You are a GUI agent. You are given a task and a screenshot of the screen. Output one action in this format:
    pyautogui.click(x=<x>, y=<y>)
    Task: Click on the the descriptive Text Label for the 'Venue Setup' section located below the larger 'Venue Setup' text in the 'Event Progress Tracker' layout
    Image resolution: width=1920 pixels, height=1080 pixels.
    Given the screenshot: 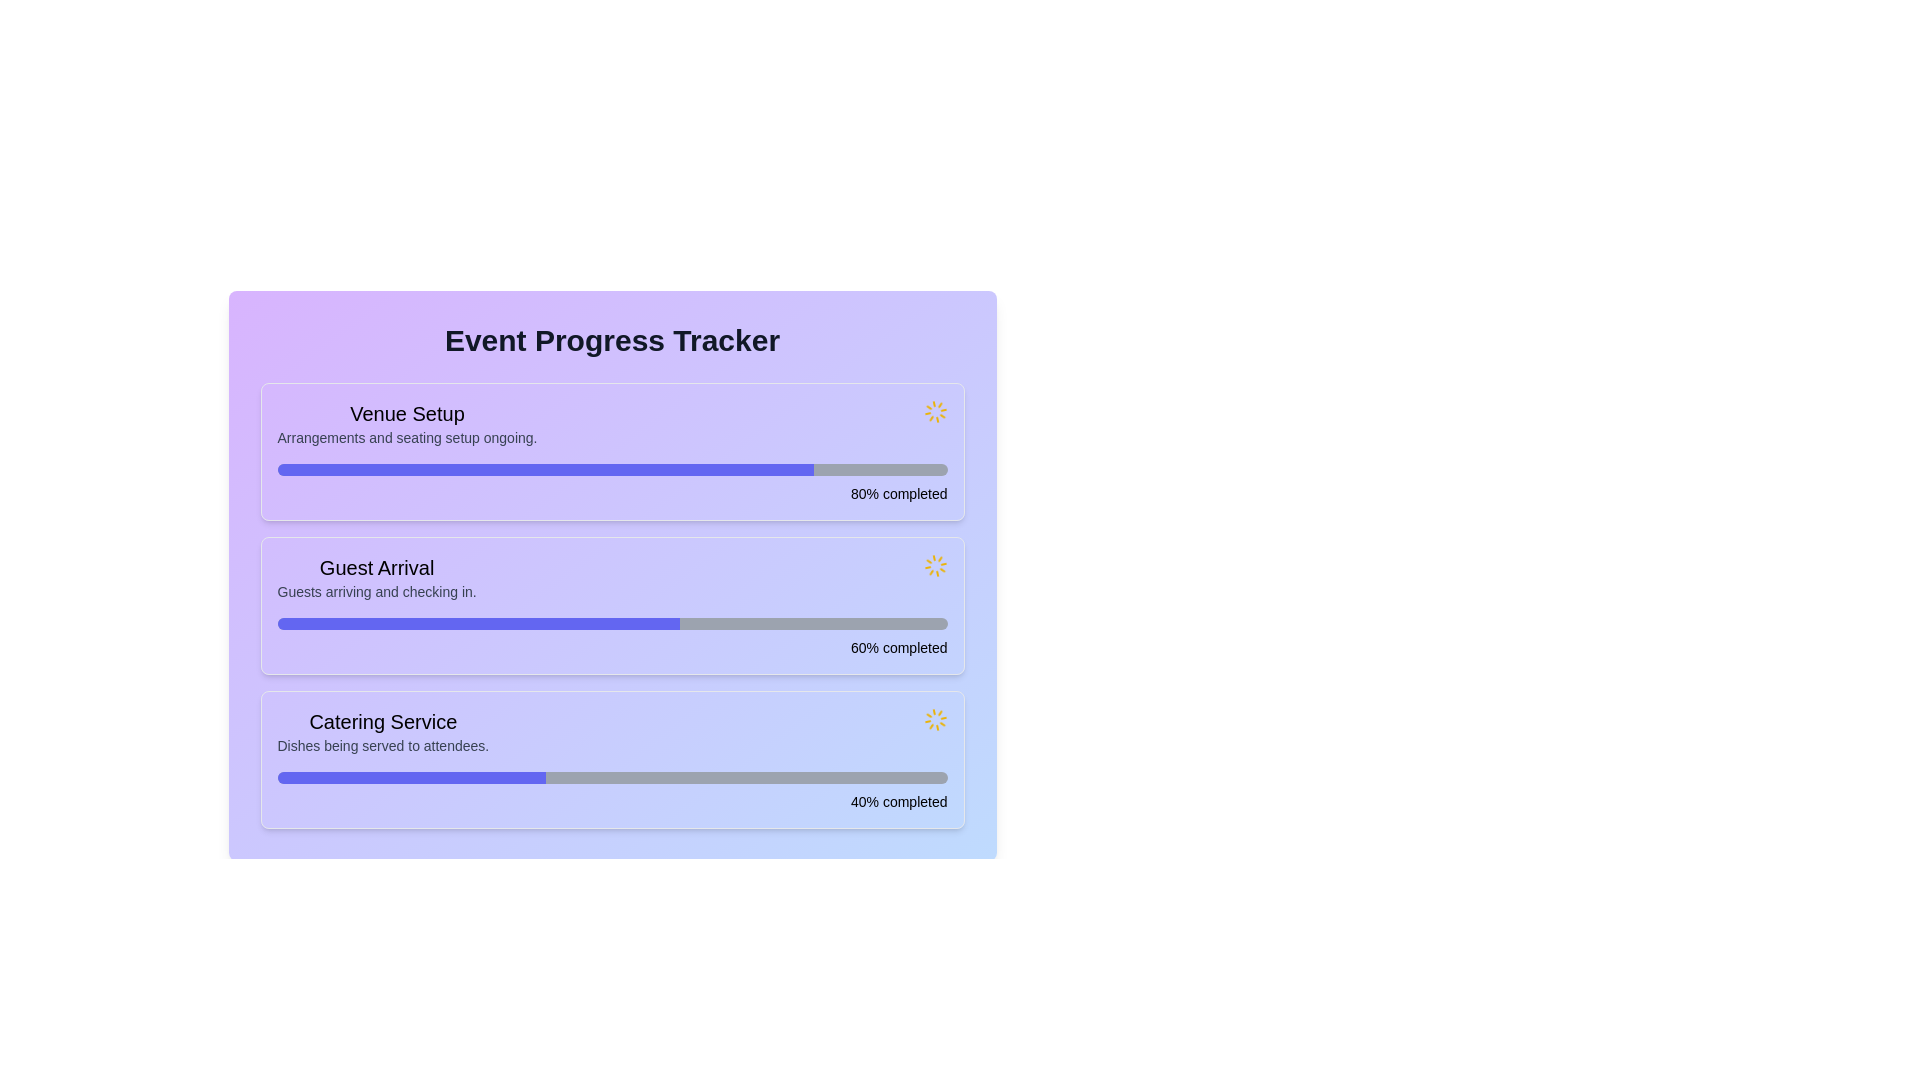 What is the action you would take?
    pyautogui.click(x=406, y=437)
    